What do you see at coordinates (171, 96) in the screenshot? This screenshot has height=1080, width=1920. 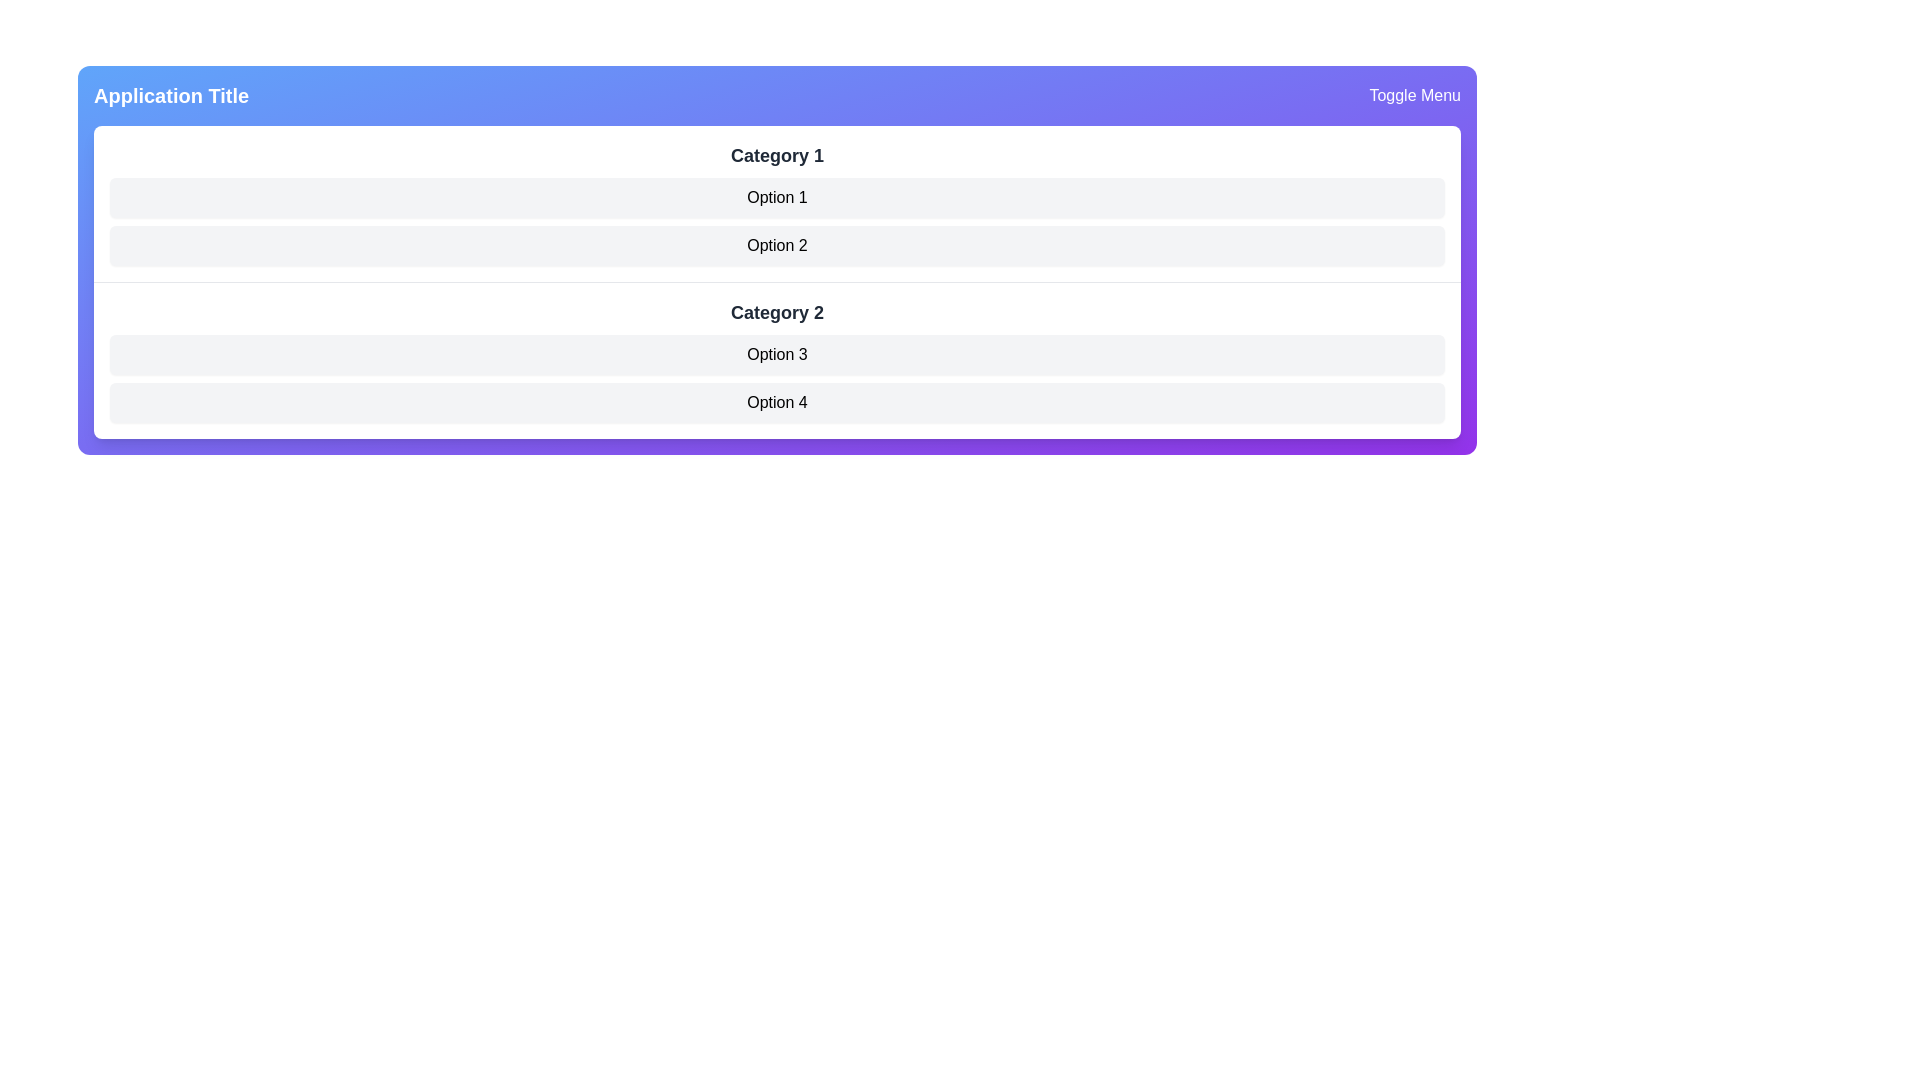 I see `the 'Application Title' text label, which is displayed in bold white text on a blue gradient rectangle within the header bar` at bounding box center [171, 96].